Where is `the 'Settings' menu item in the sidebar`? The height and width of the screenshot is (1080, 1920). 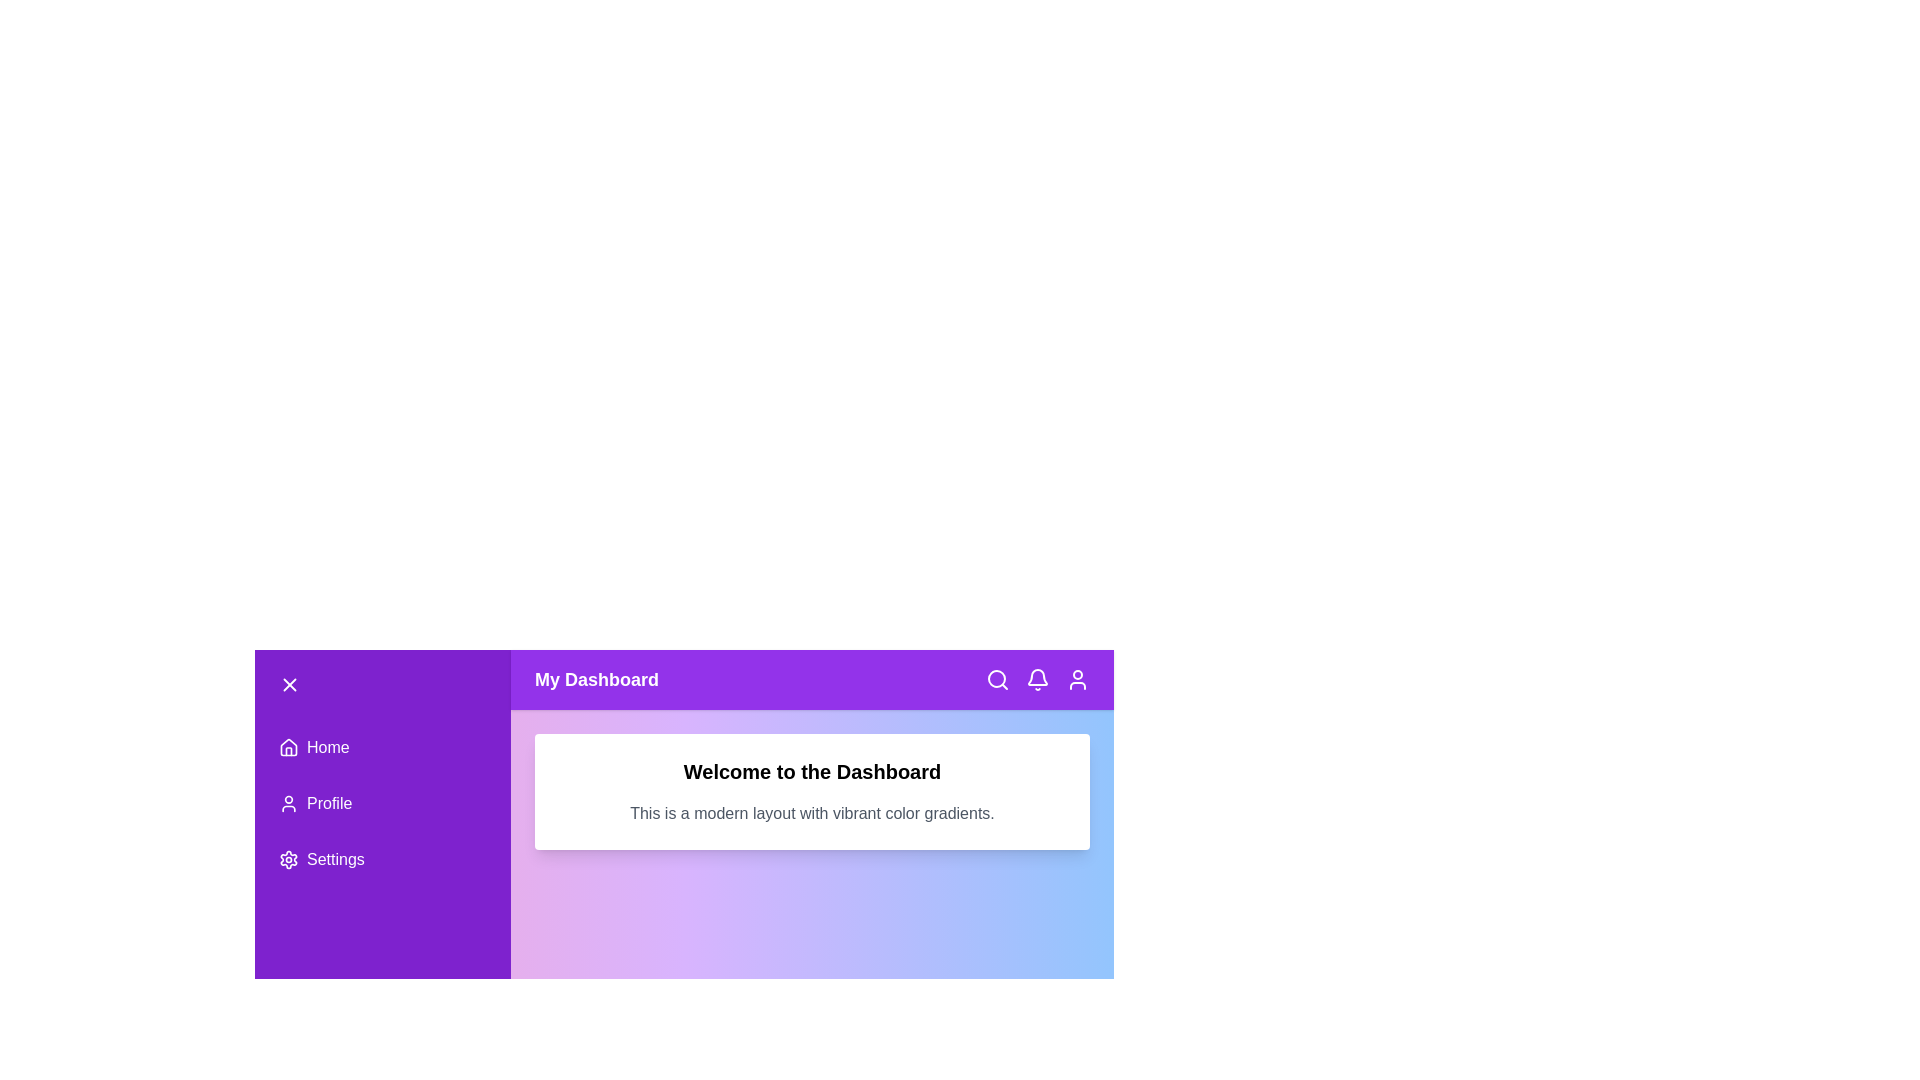 the 'Settings' menu item in the sidebar is located at coordinates (383, 859).